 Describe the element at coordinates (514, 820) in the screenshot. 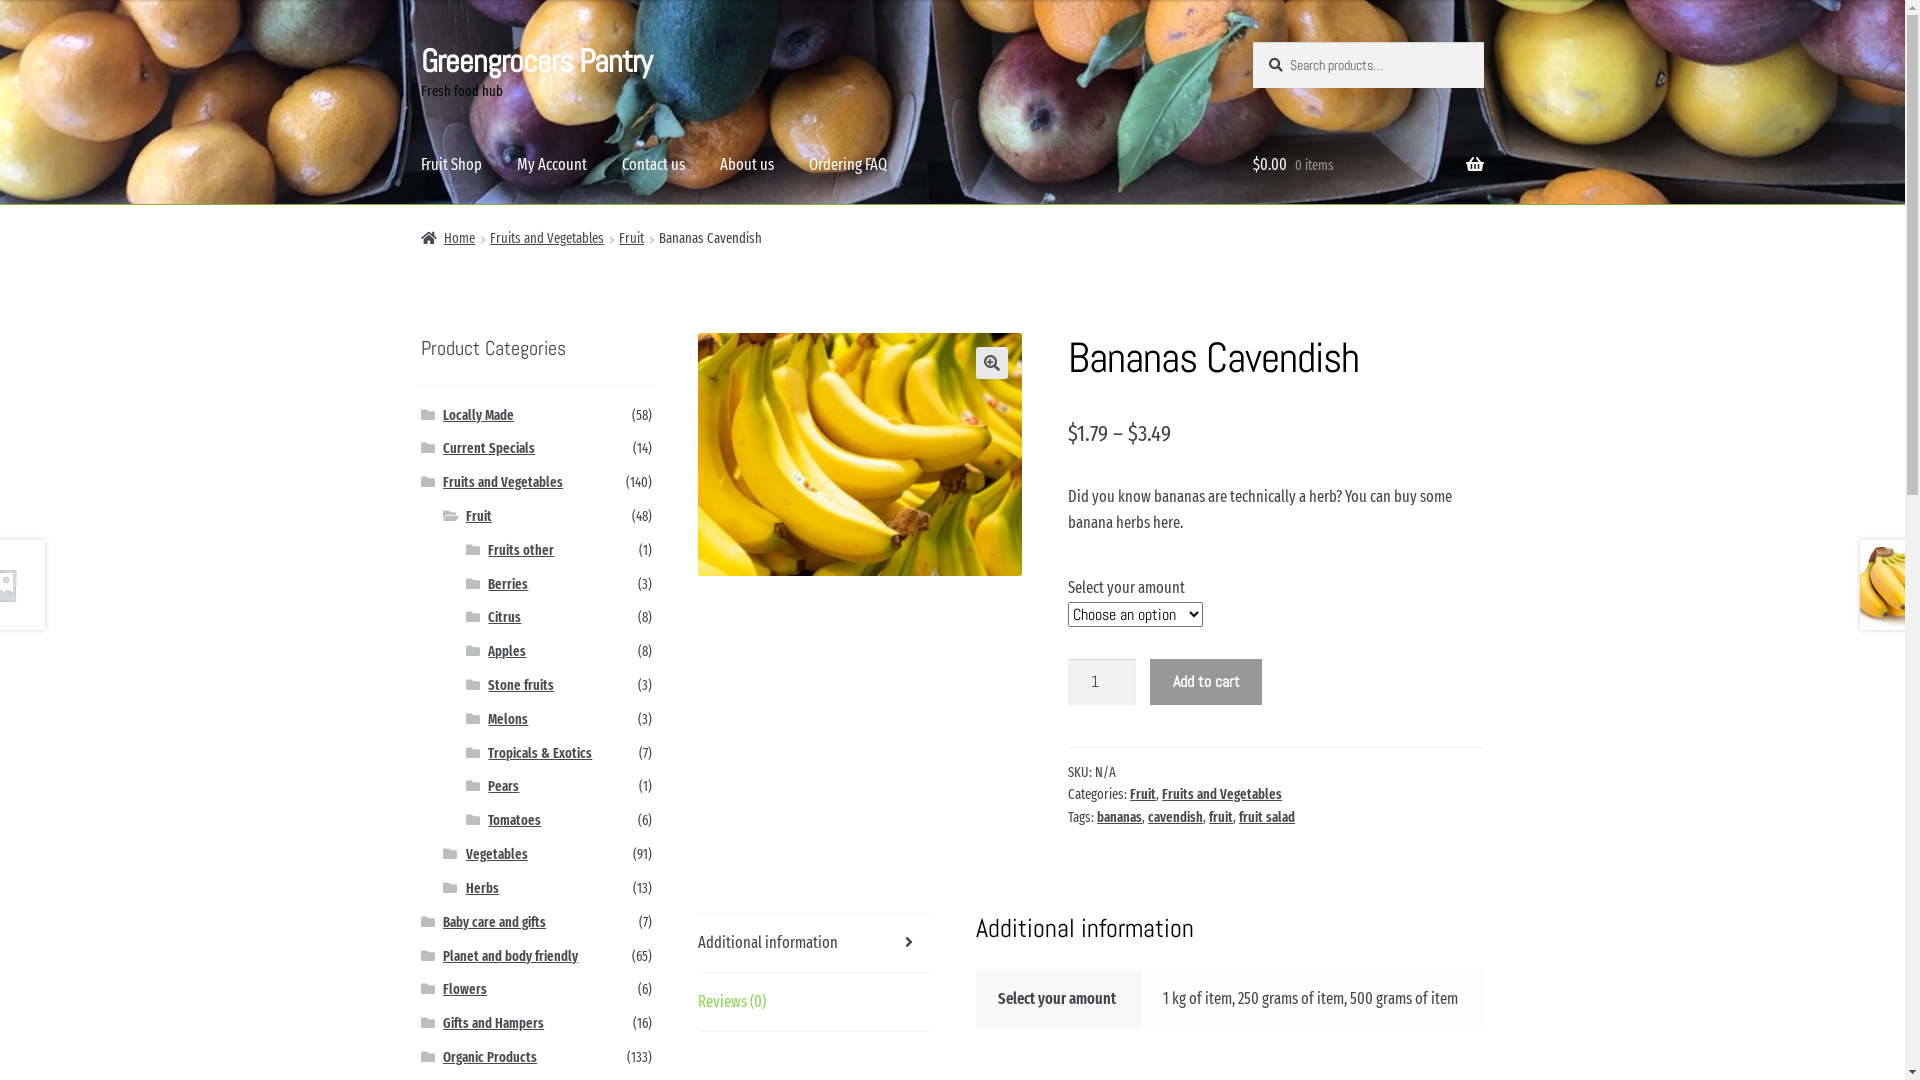

I see `'Tomatoes'` at that location.